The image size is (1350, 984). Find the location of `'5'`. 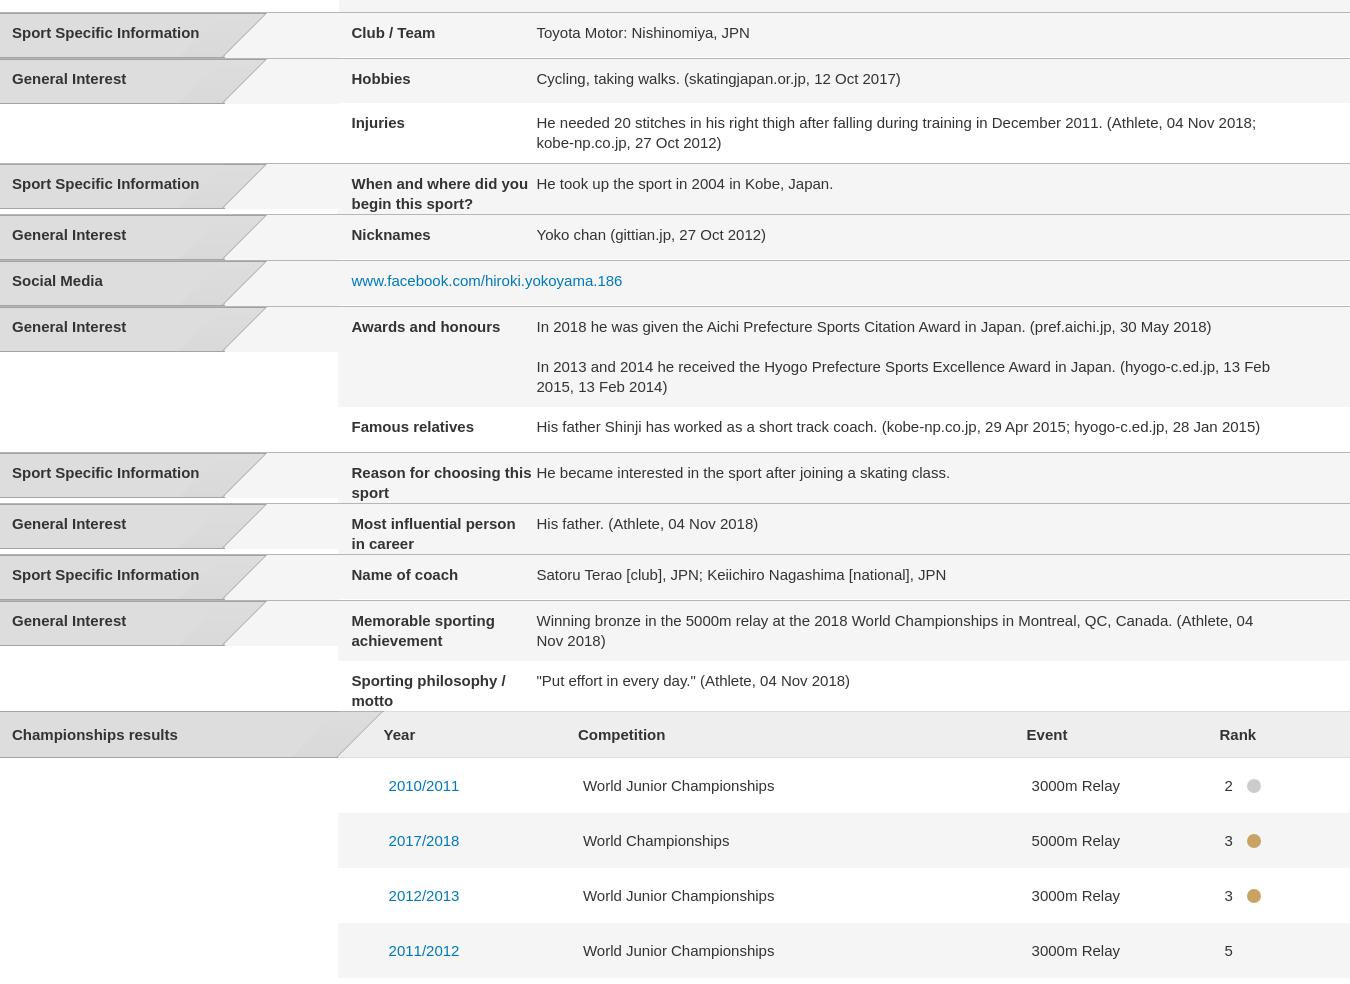

'5' is located at coordinates (1226, 950).